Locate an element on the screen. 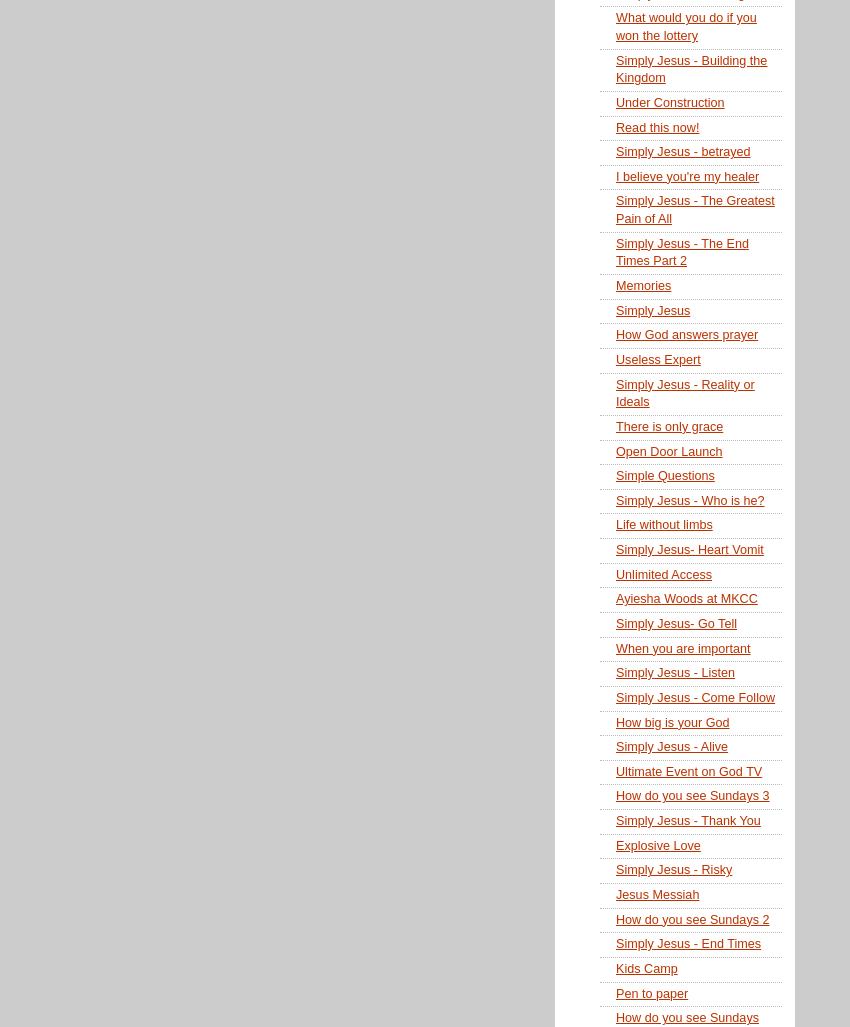  'I believe you're my healer' is located at coordinates (686, 175).